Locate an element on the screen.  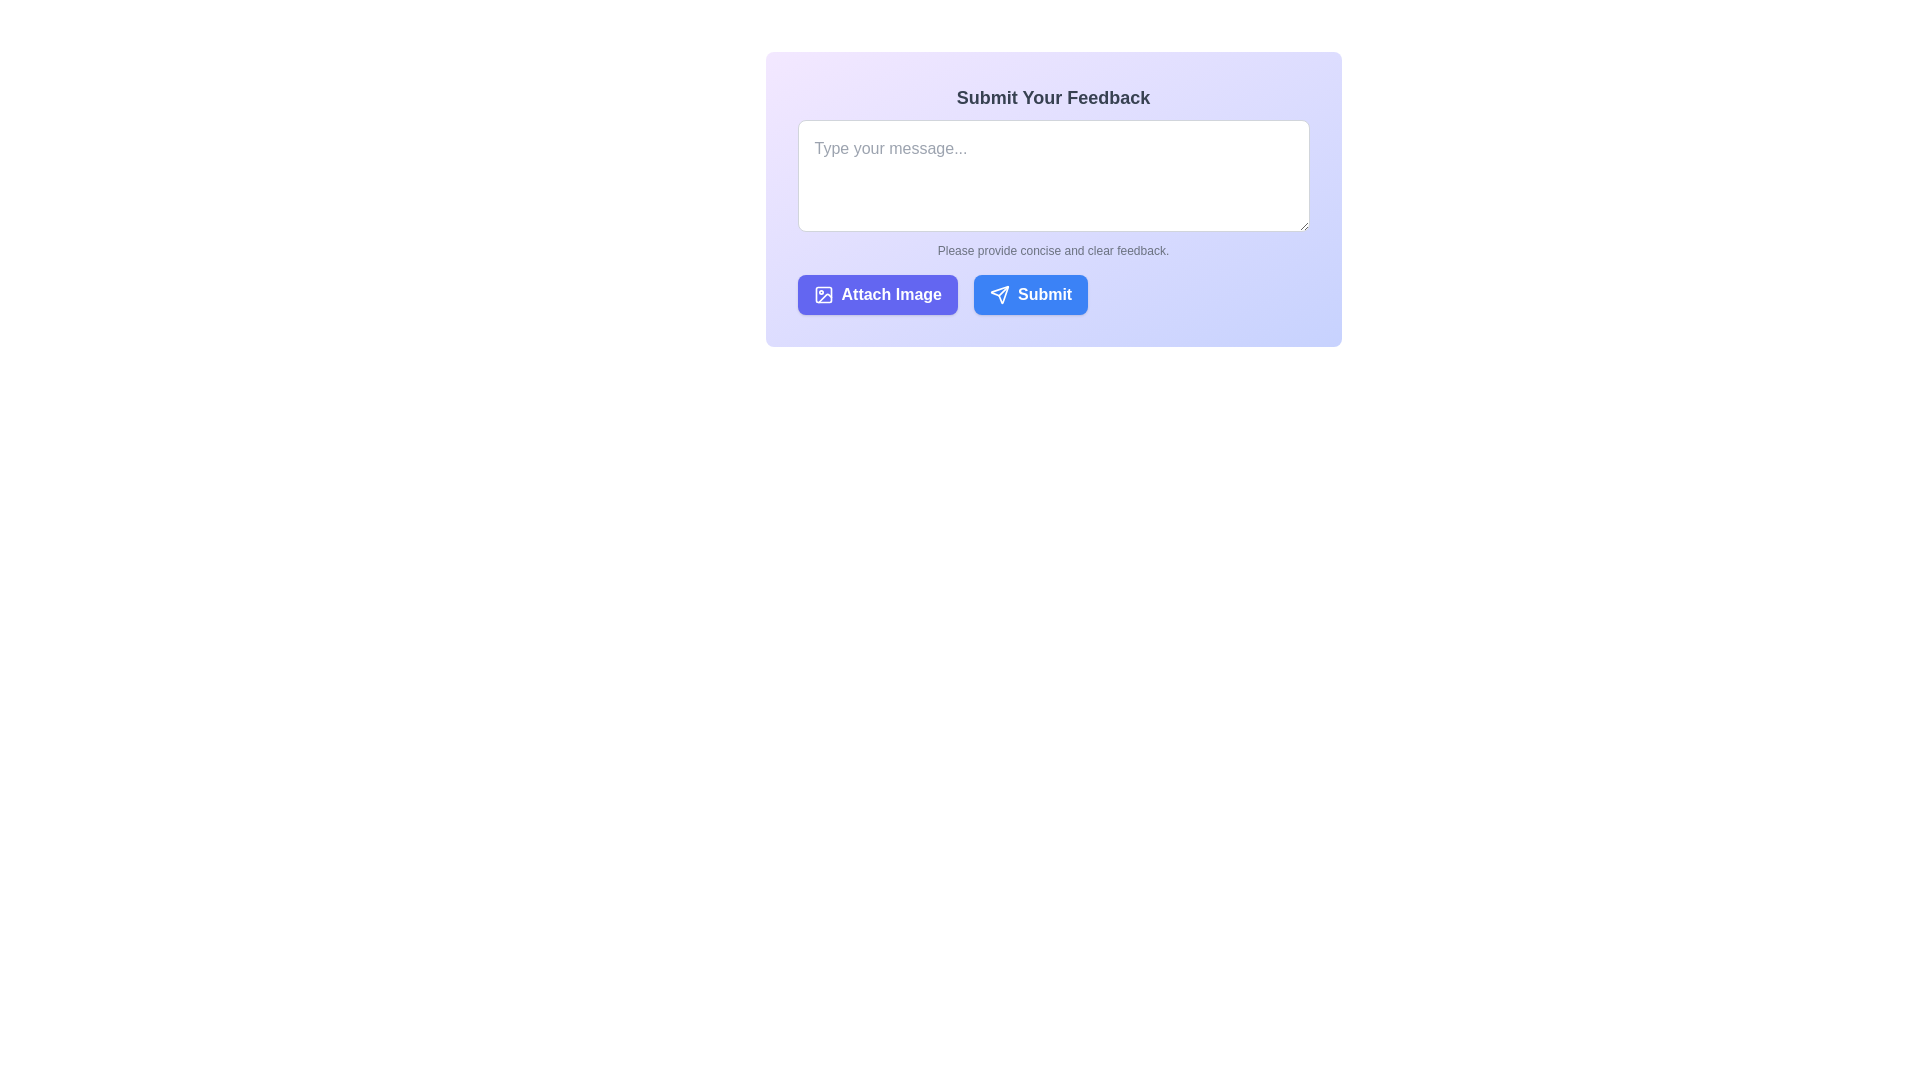
the button label located in the bottom-right corner of the feedback submission section is located at coordinates (1044, 294).